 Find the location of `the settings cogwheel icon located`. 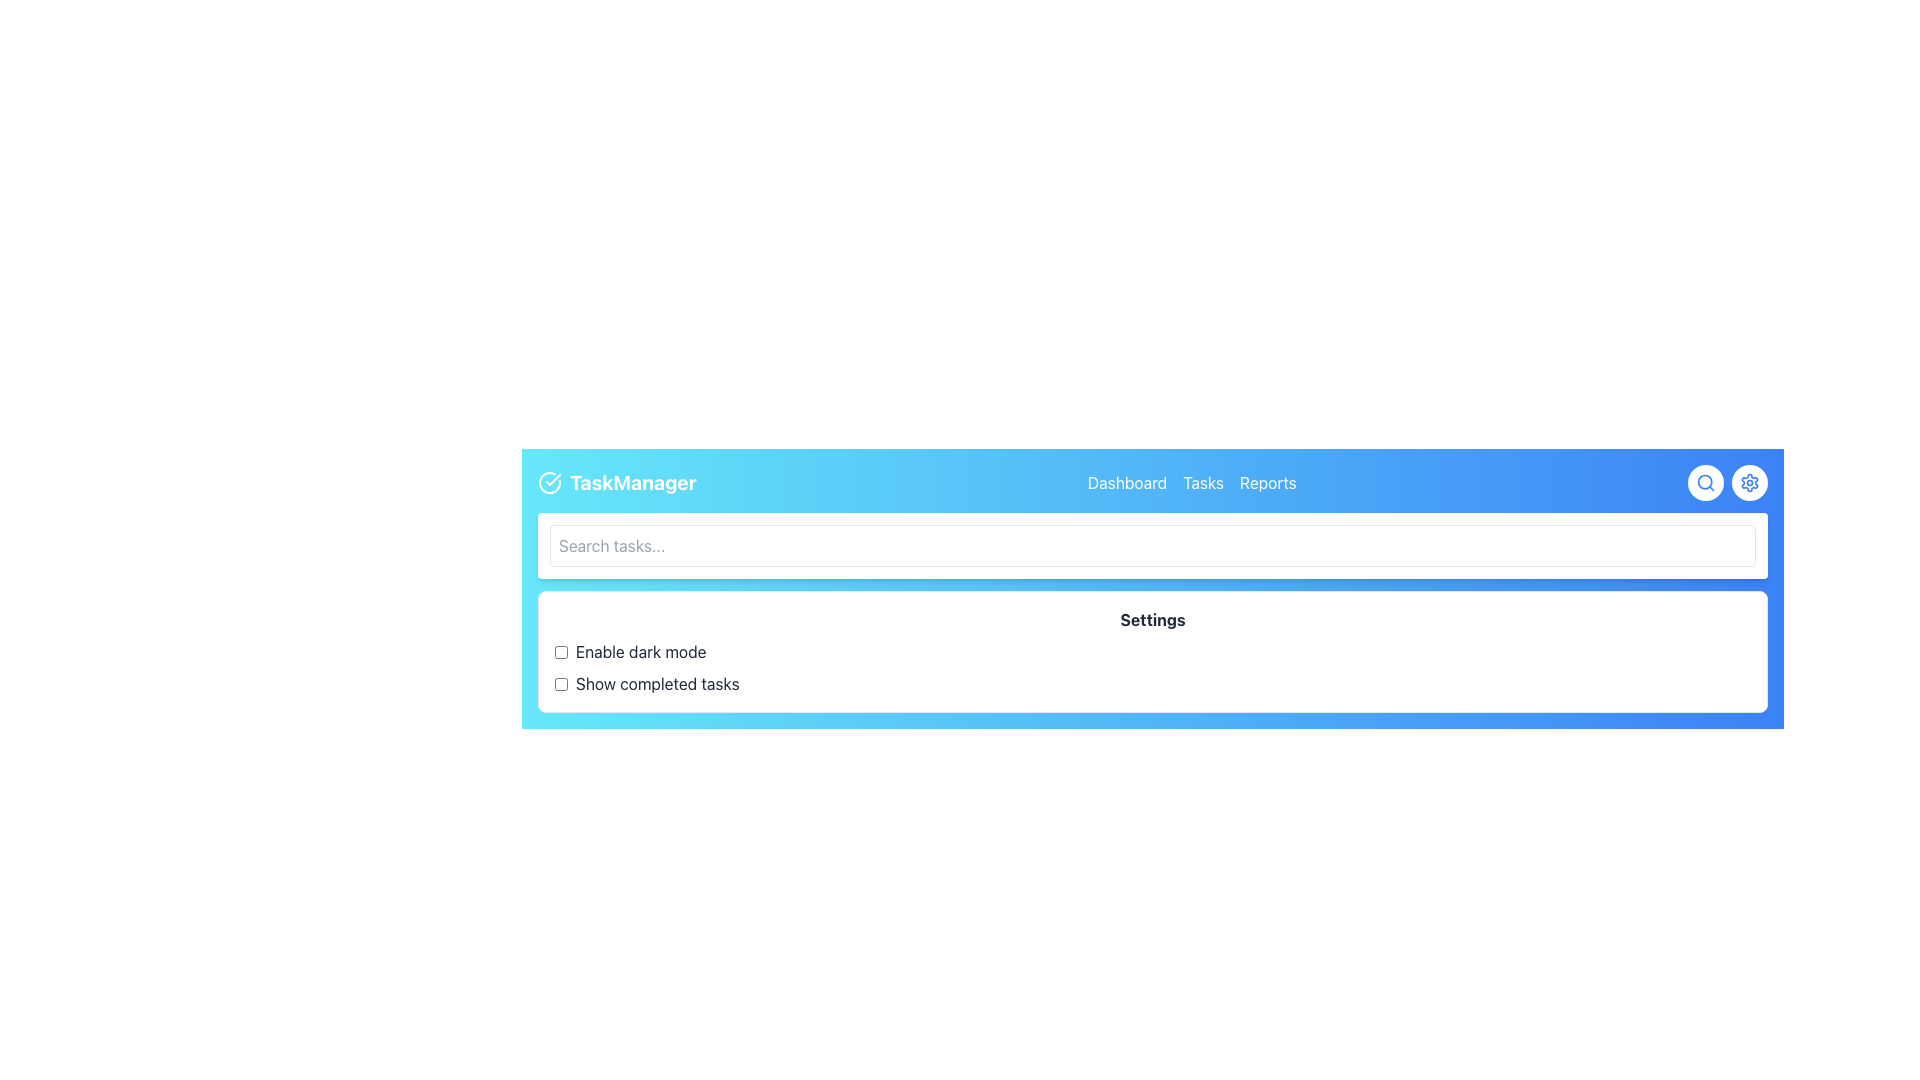

the settings cogwheel icon located is located at coordinates (1748, 482).